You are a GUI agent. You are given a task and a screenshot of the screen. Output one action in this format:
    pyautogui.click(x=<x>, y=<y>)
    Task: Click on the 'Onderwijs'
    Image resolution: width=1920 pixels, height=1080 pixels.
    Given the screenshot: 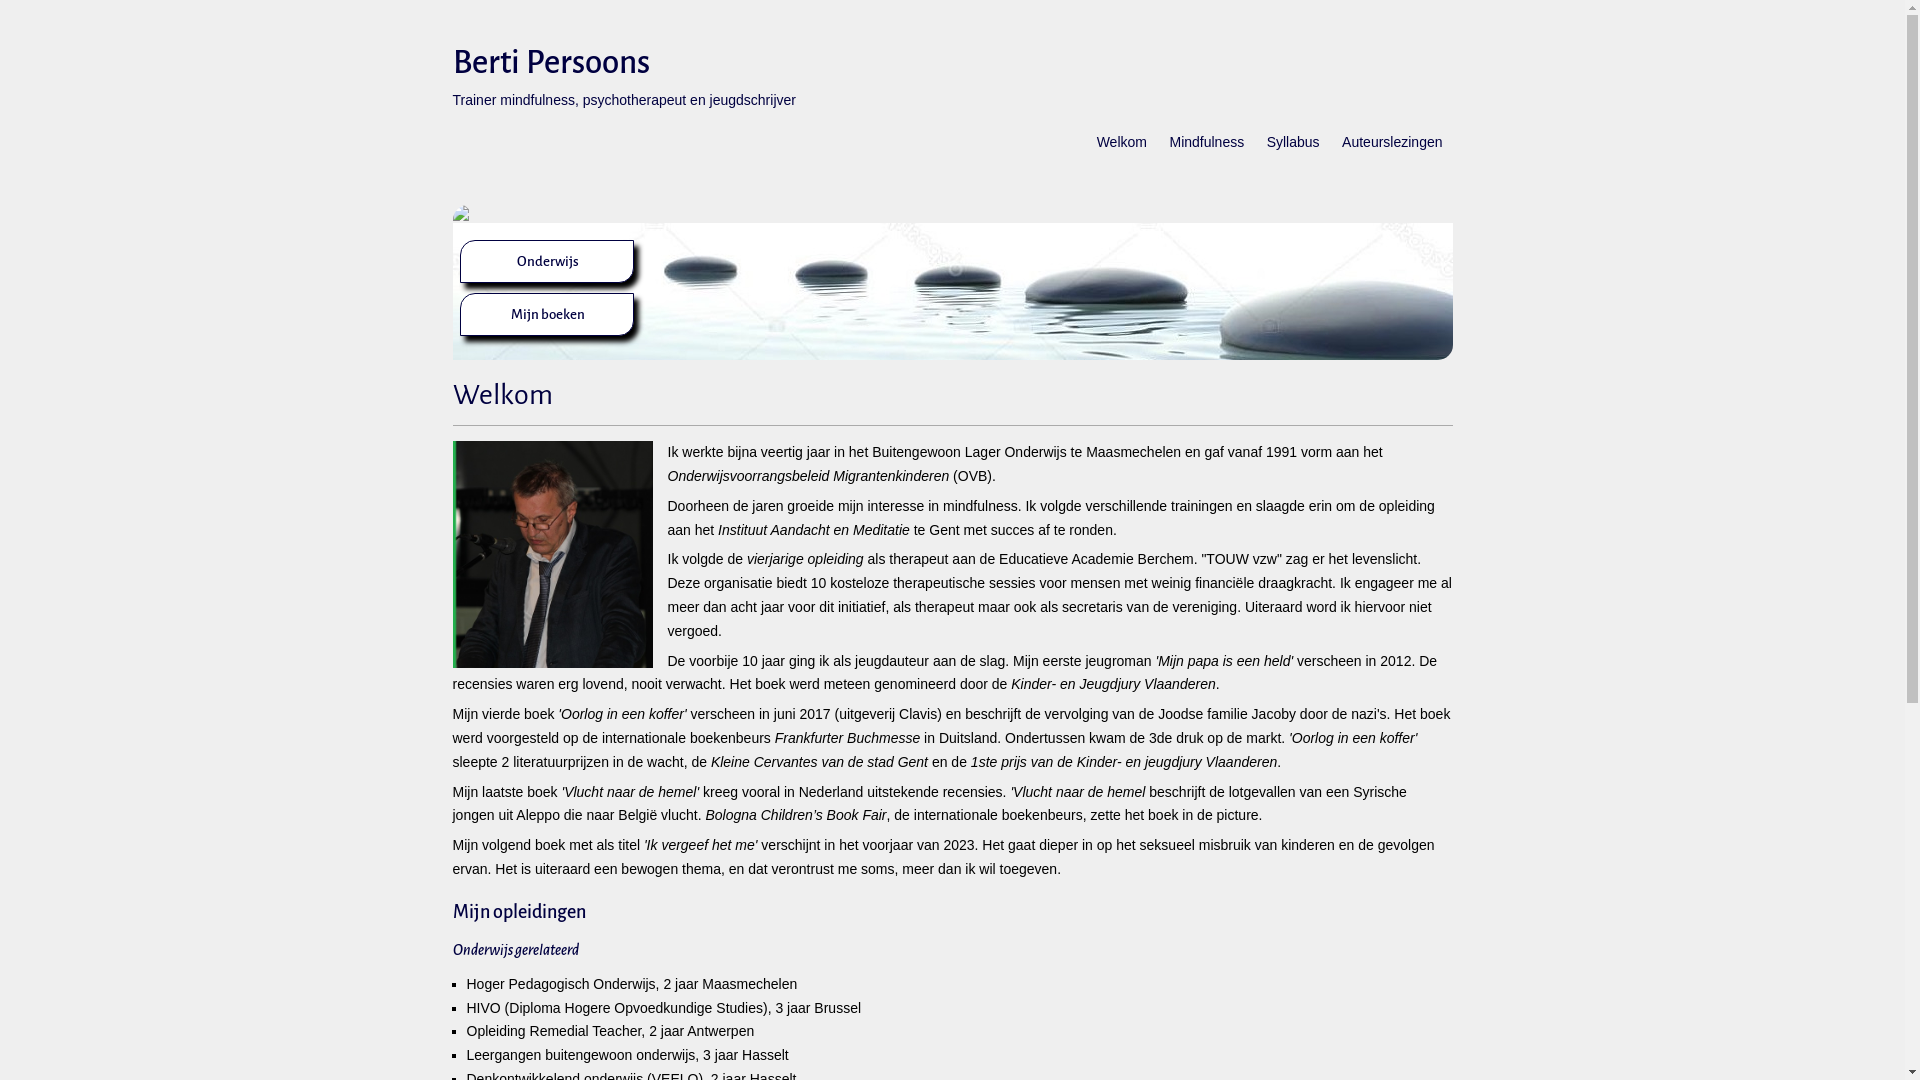 What is the action you would take?
    pyautogui.click(x=515, y=260)
    